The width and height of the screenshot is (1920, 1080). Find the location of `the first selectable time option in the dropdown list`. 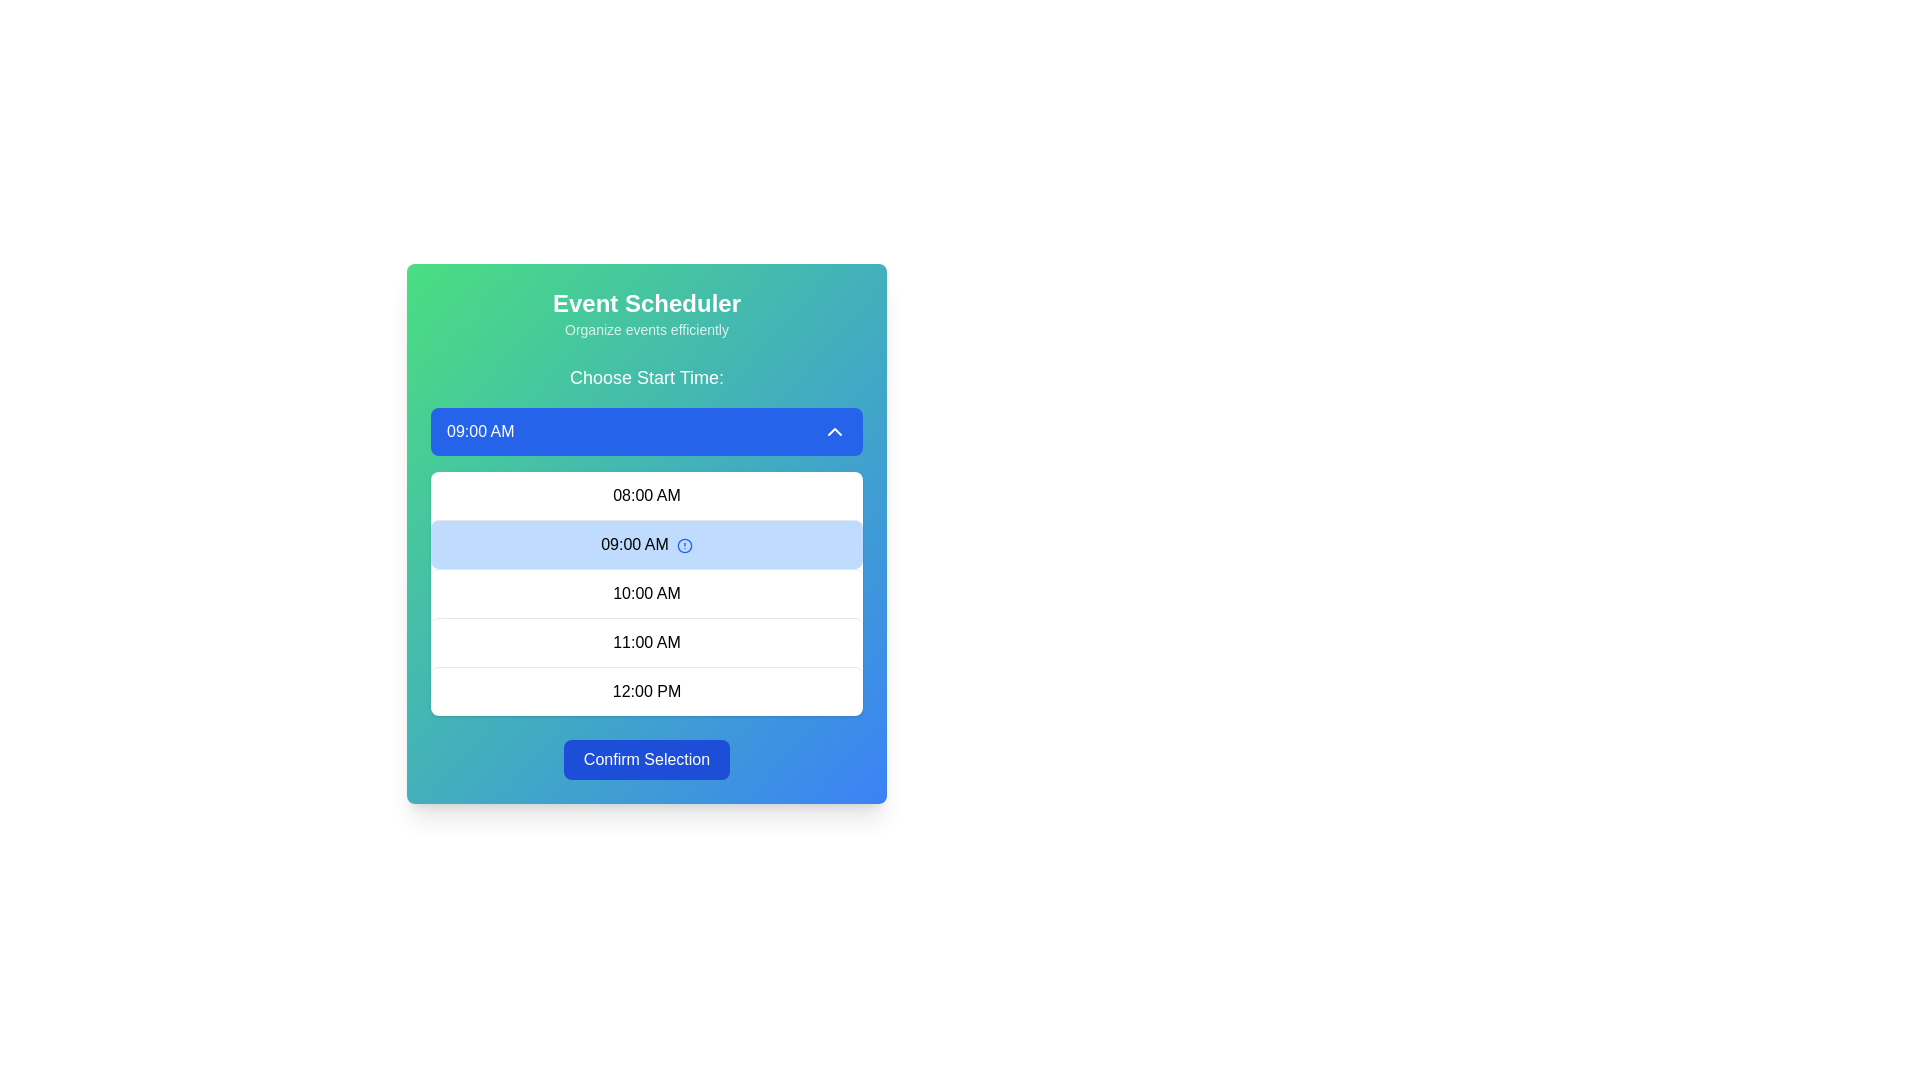

the first selectable time option in the dropdown list is located at coordinates (647, 495).